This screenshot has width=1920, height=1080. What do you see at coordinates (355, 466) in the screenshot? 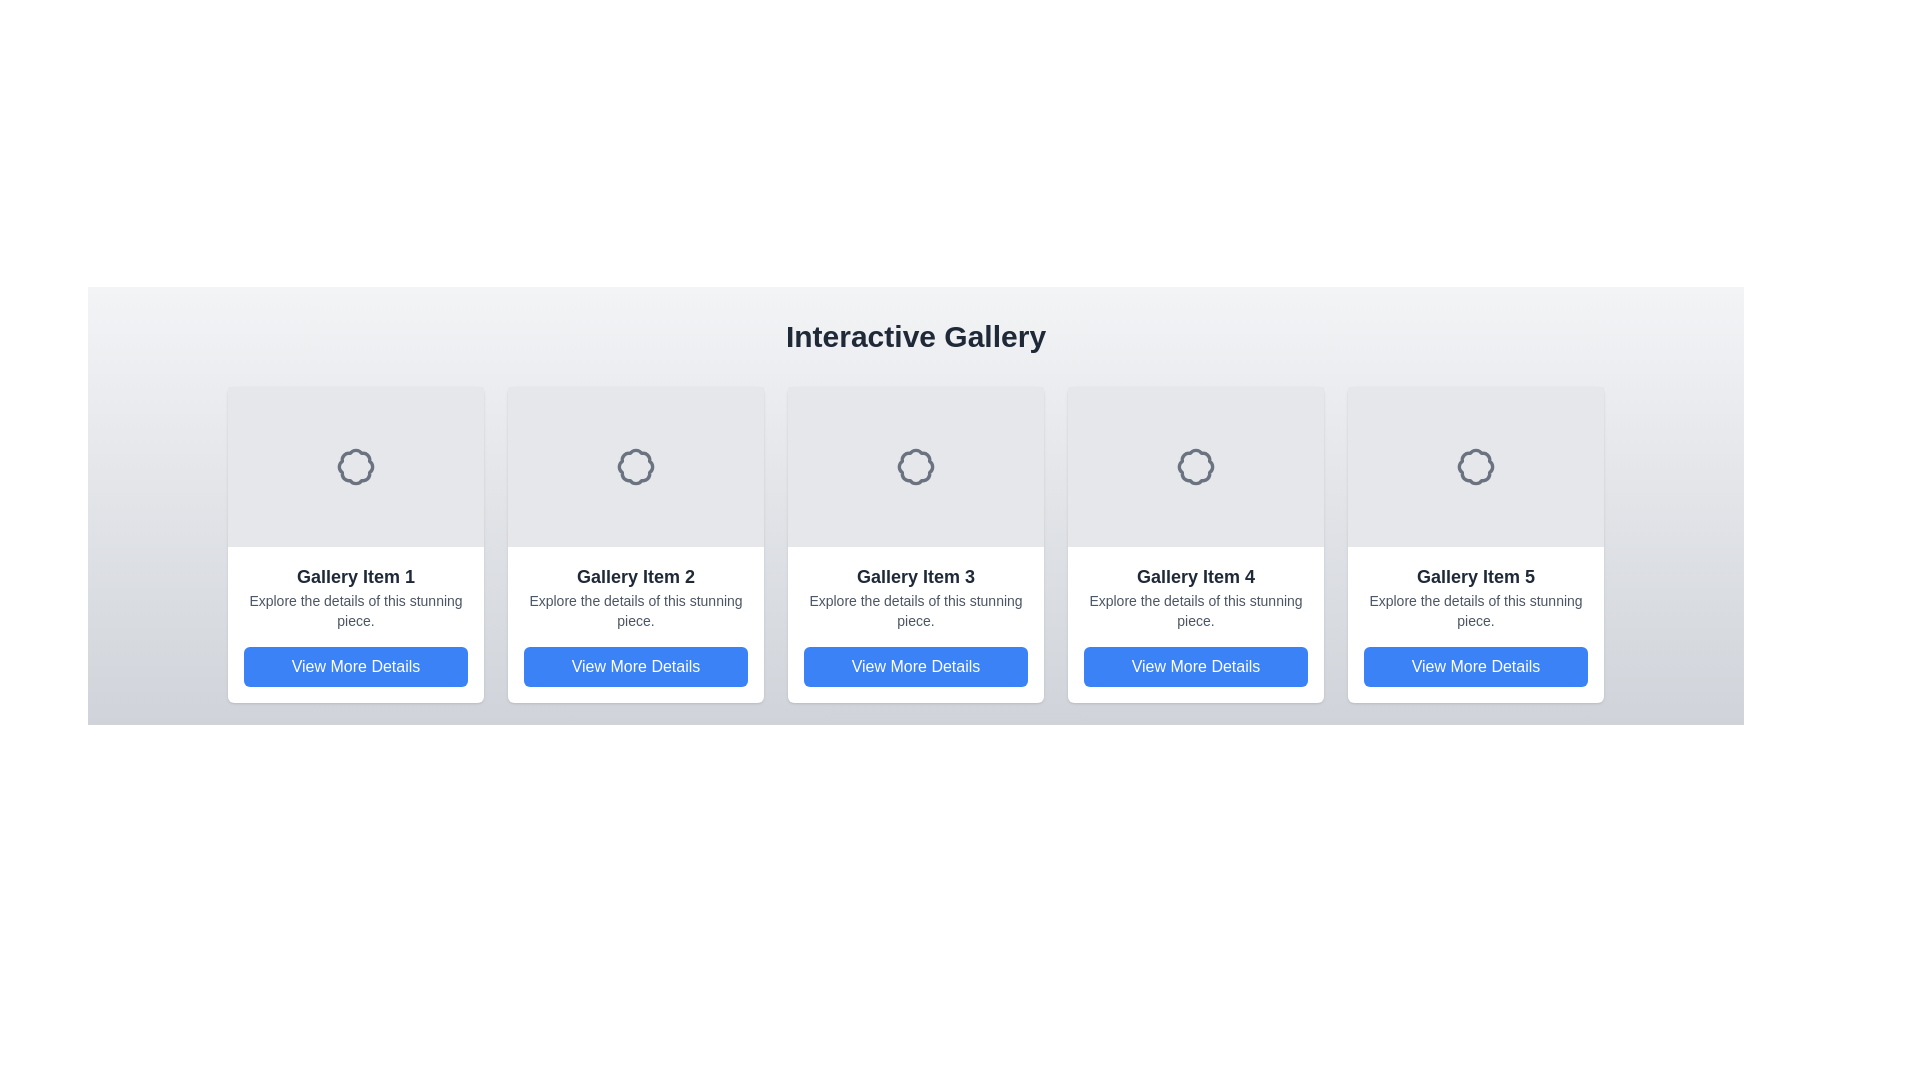
I see `the badge icon with a gray border located in the upper section of the card labeled 'Gallery Item 1'` at bounding box center [355, 466].